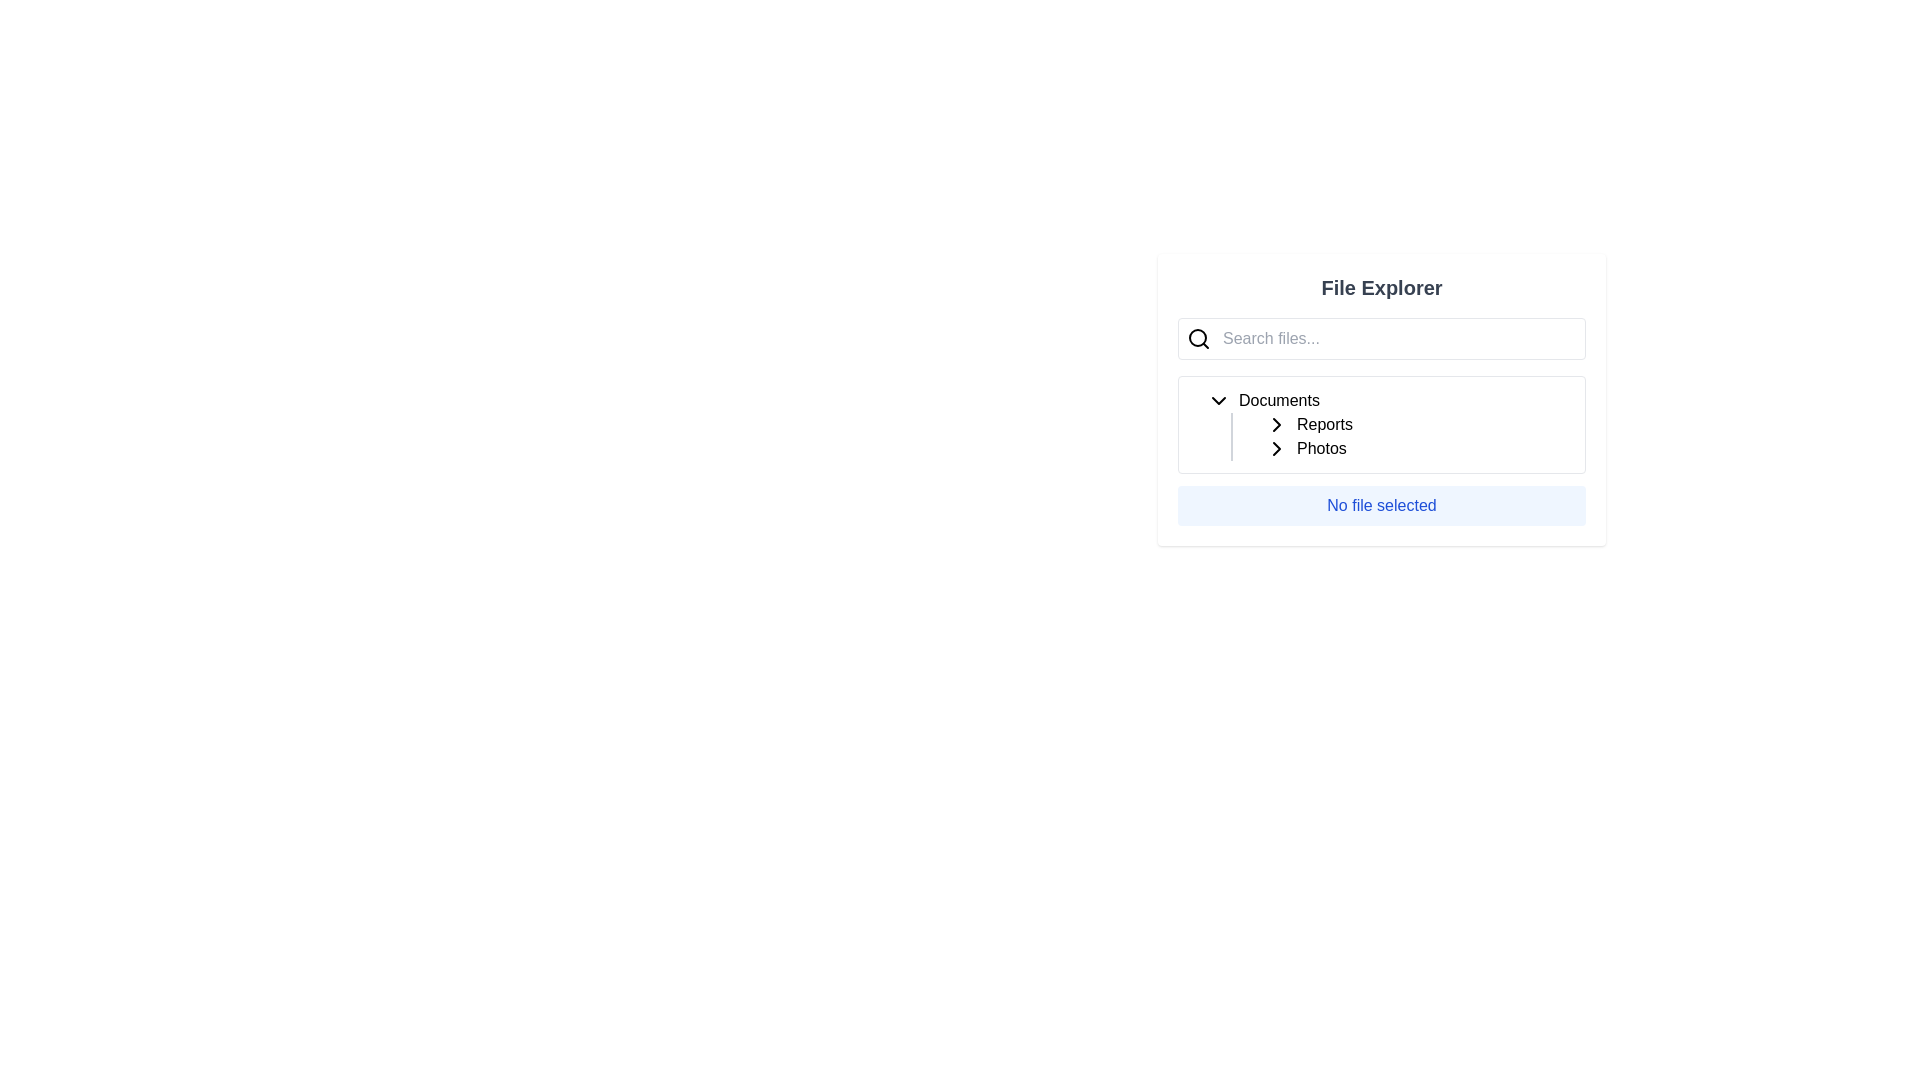 Image resolution: width=1920 pixels, height=1080 pixels. What do you see at coordinates (1218, 401) in the screenshot?
I see `the toggle Icon button located to the immediate left of the 'Documents' text label` at bounding box center [1218, 401].